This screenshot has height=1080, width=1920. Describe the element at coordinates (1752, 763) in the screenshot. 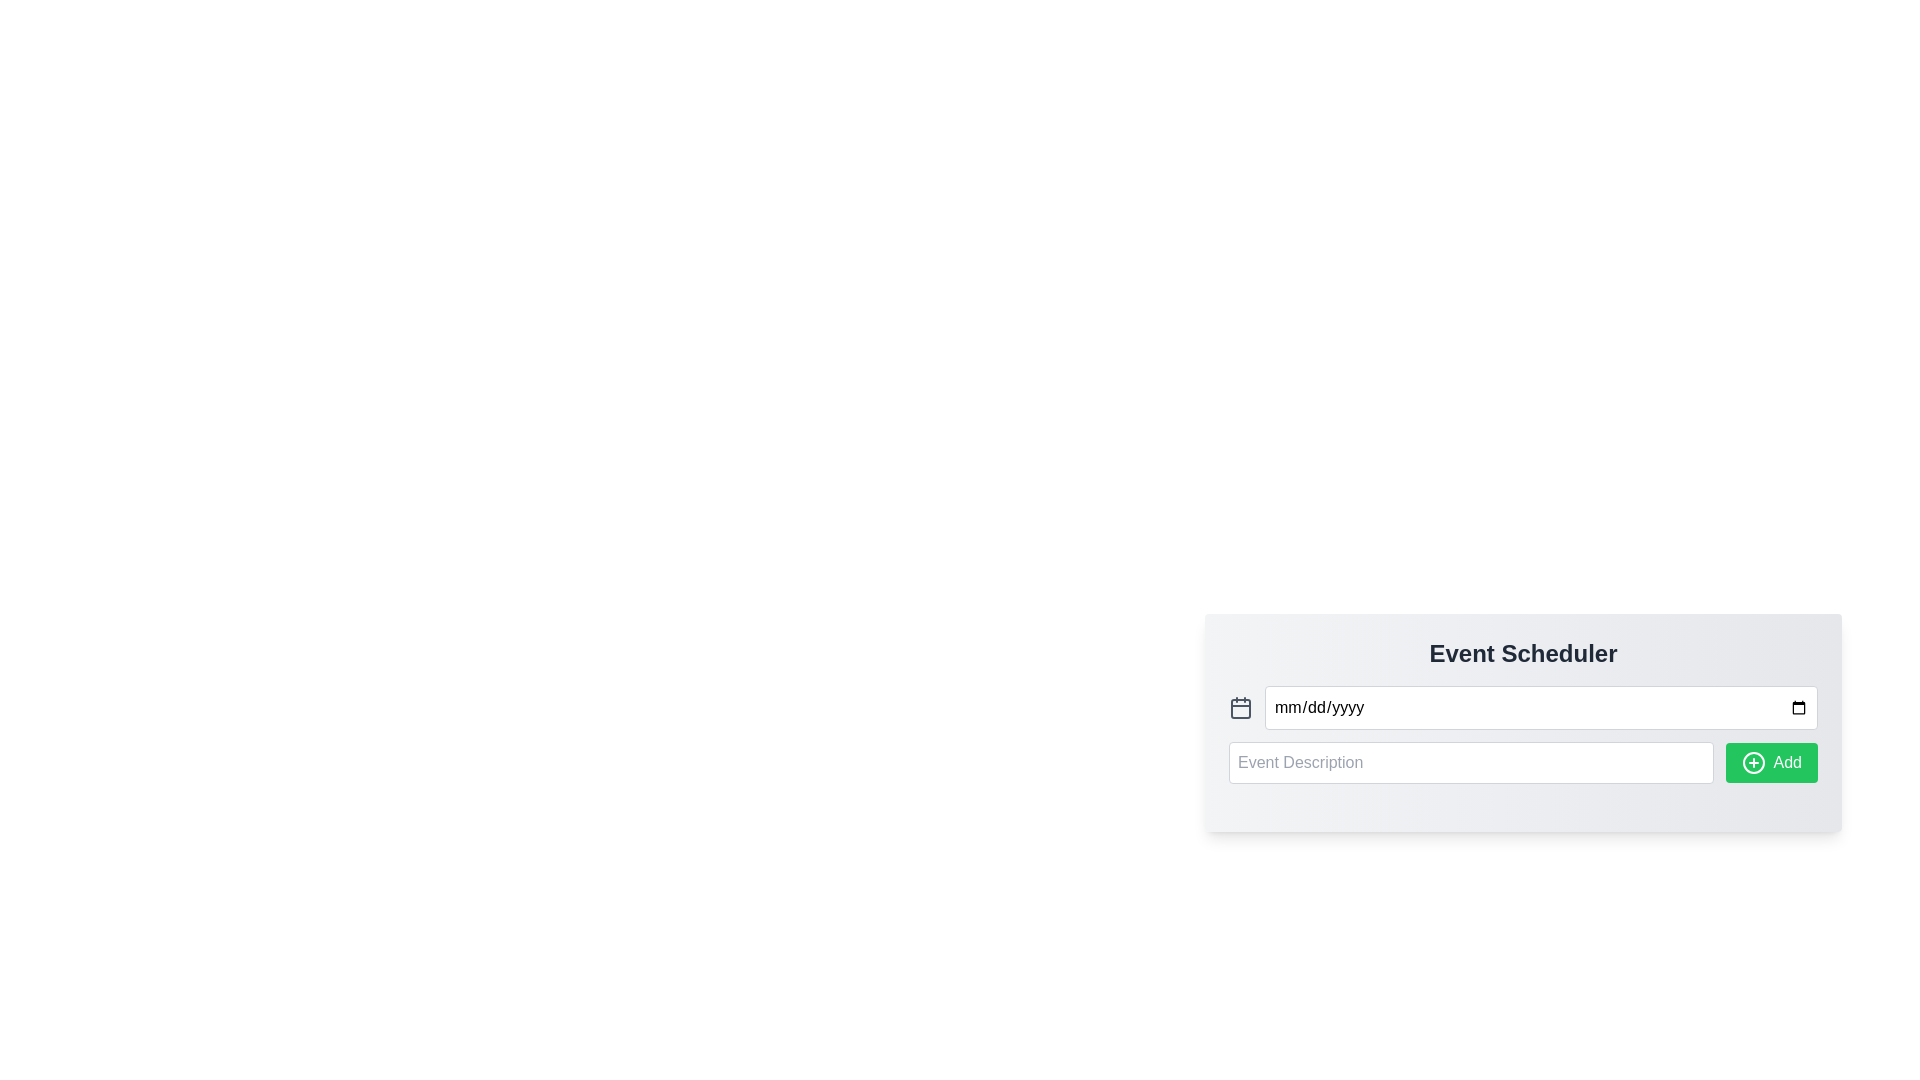

I see `the green SVG circle icon located to the left of the 'Add' button in the event scheduler section` at that location.